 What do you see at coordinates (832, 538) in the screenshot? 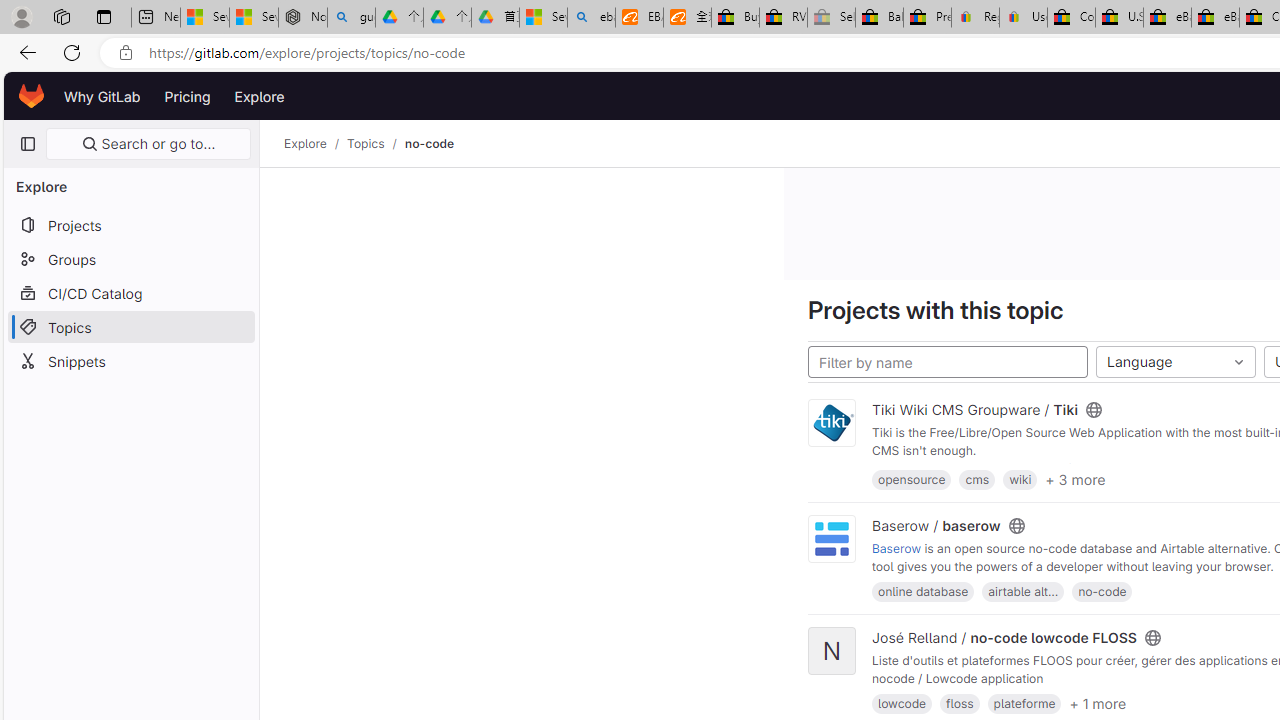
I see `'Class: project'` at bounding box center [832, 538].